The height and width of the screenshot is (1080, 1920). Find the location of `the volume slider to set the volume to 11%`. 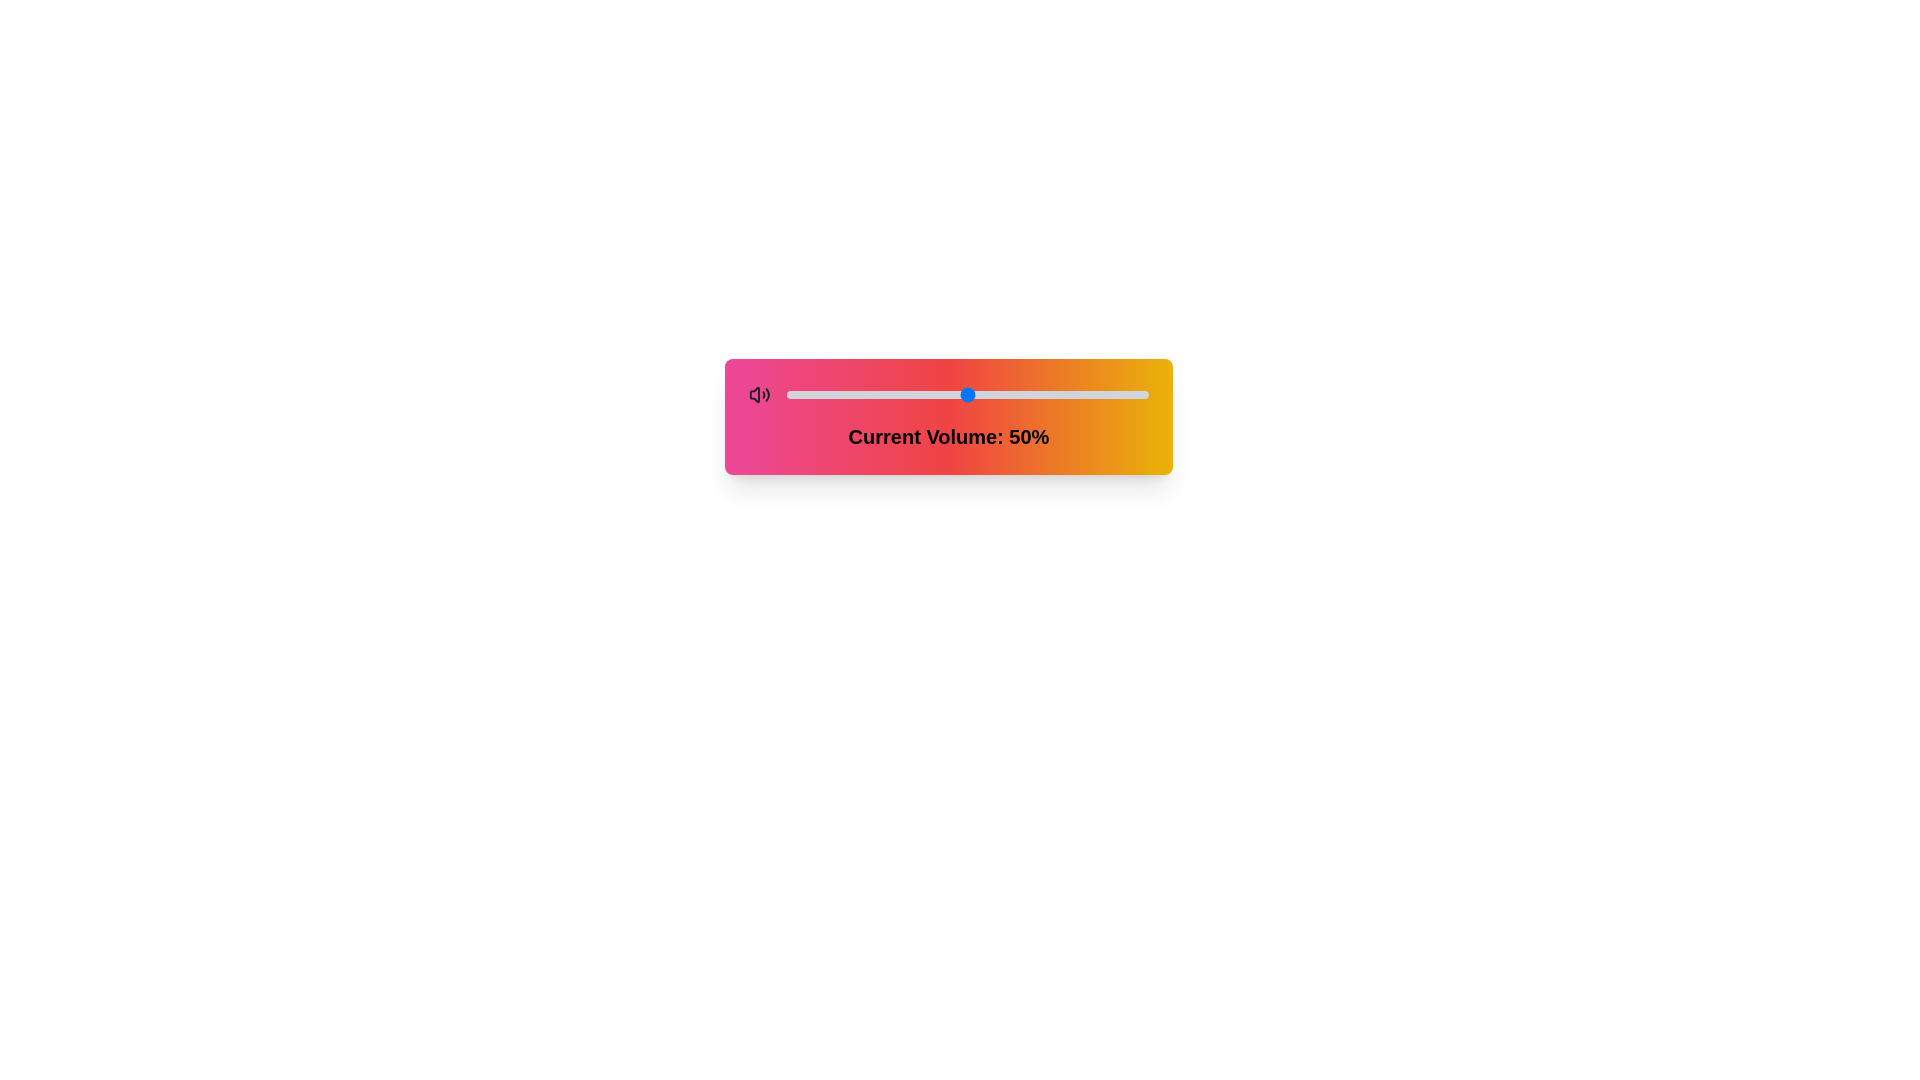

the volume slider to set the volume to 11% is located at coordinates (826, 394).